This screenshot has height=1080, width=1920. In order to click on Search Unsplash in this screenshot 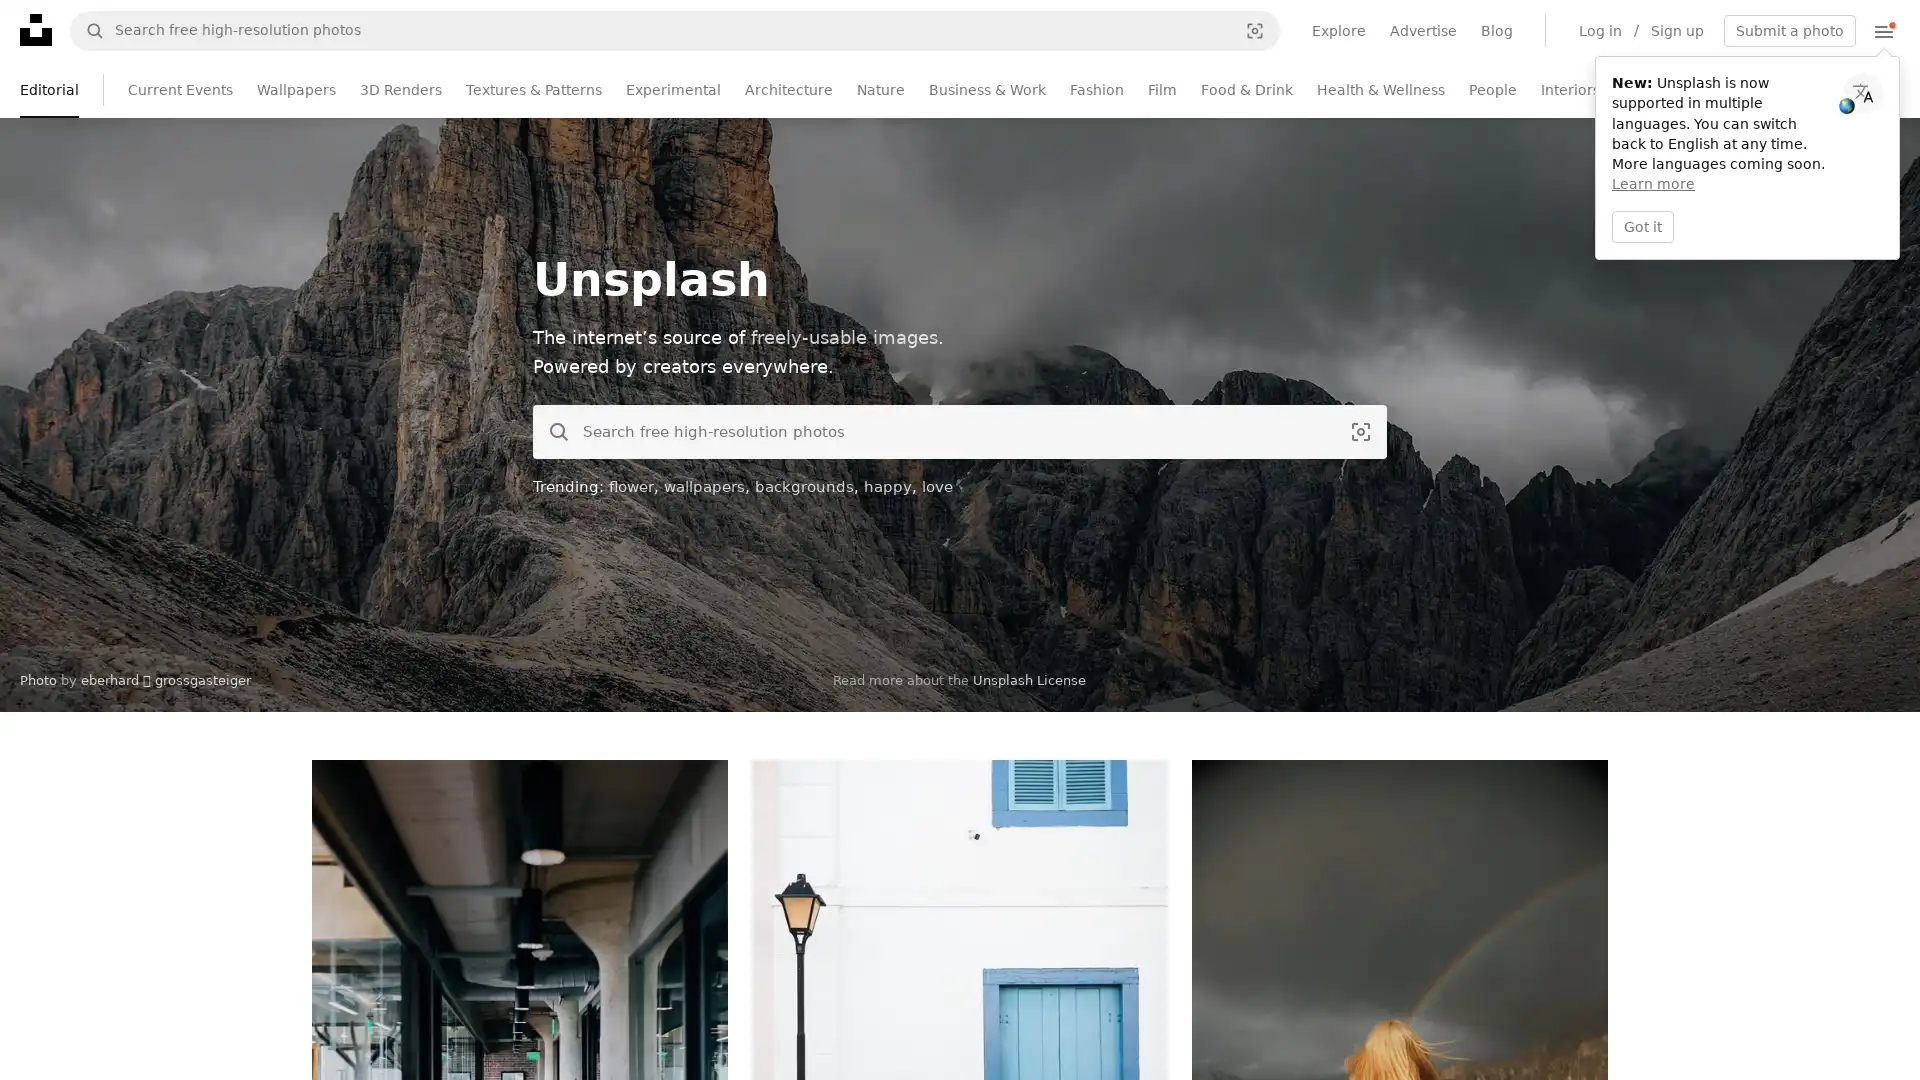, I will do `click(86, 30)`.